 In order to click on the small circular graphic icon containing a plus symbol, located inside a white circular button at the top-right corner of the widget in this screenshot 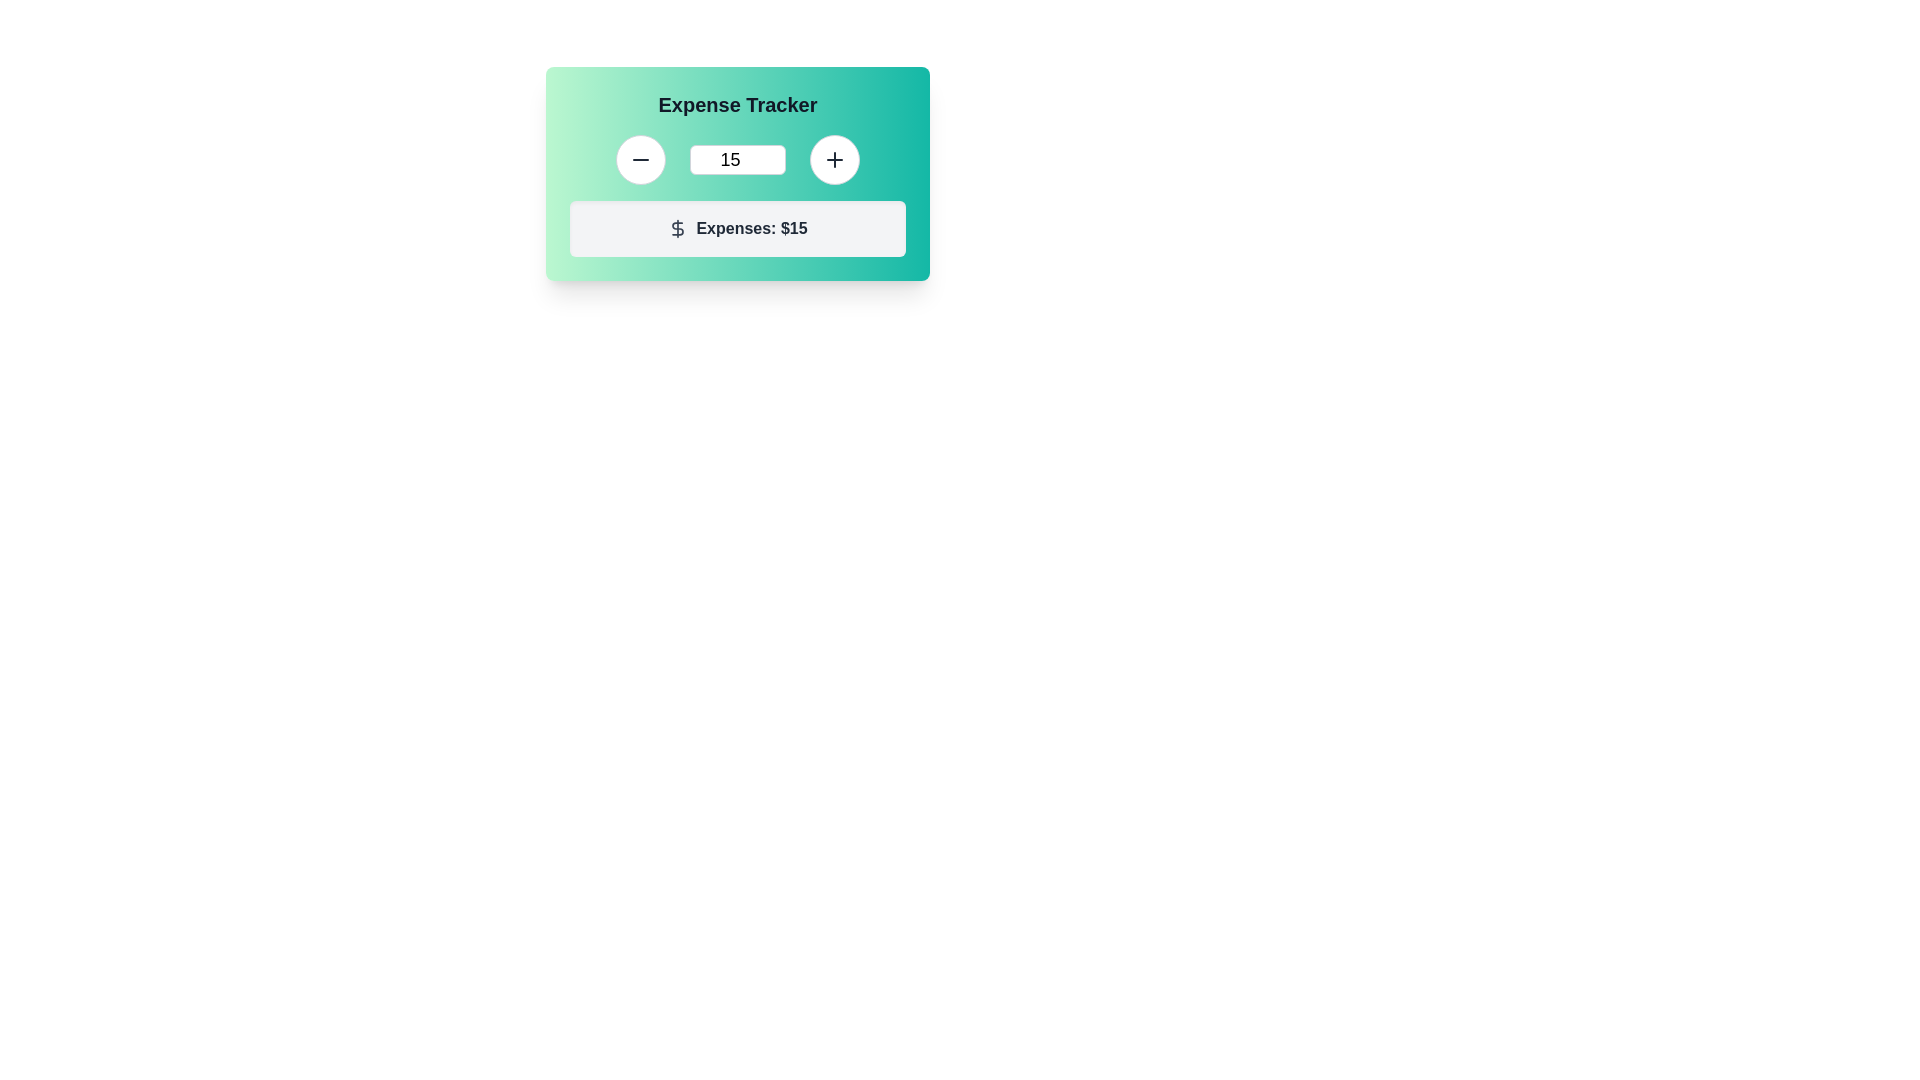, I will do `click(835, 158)`.